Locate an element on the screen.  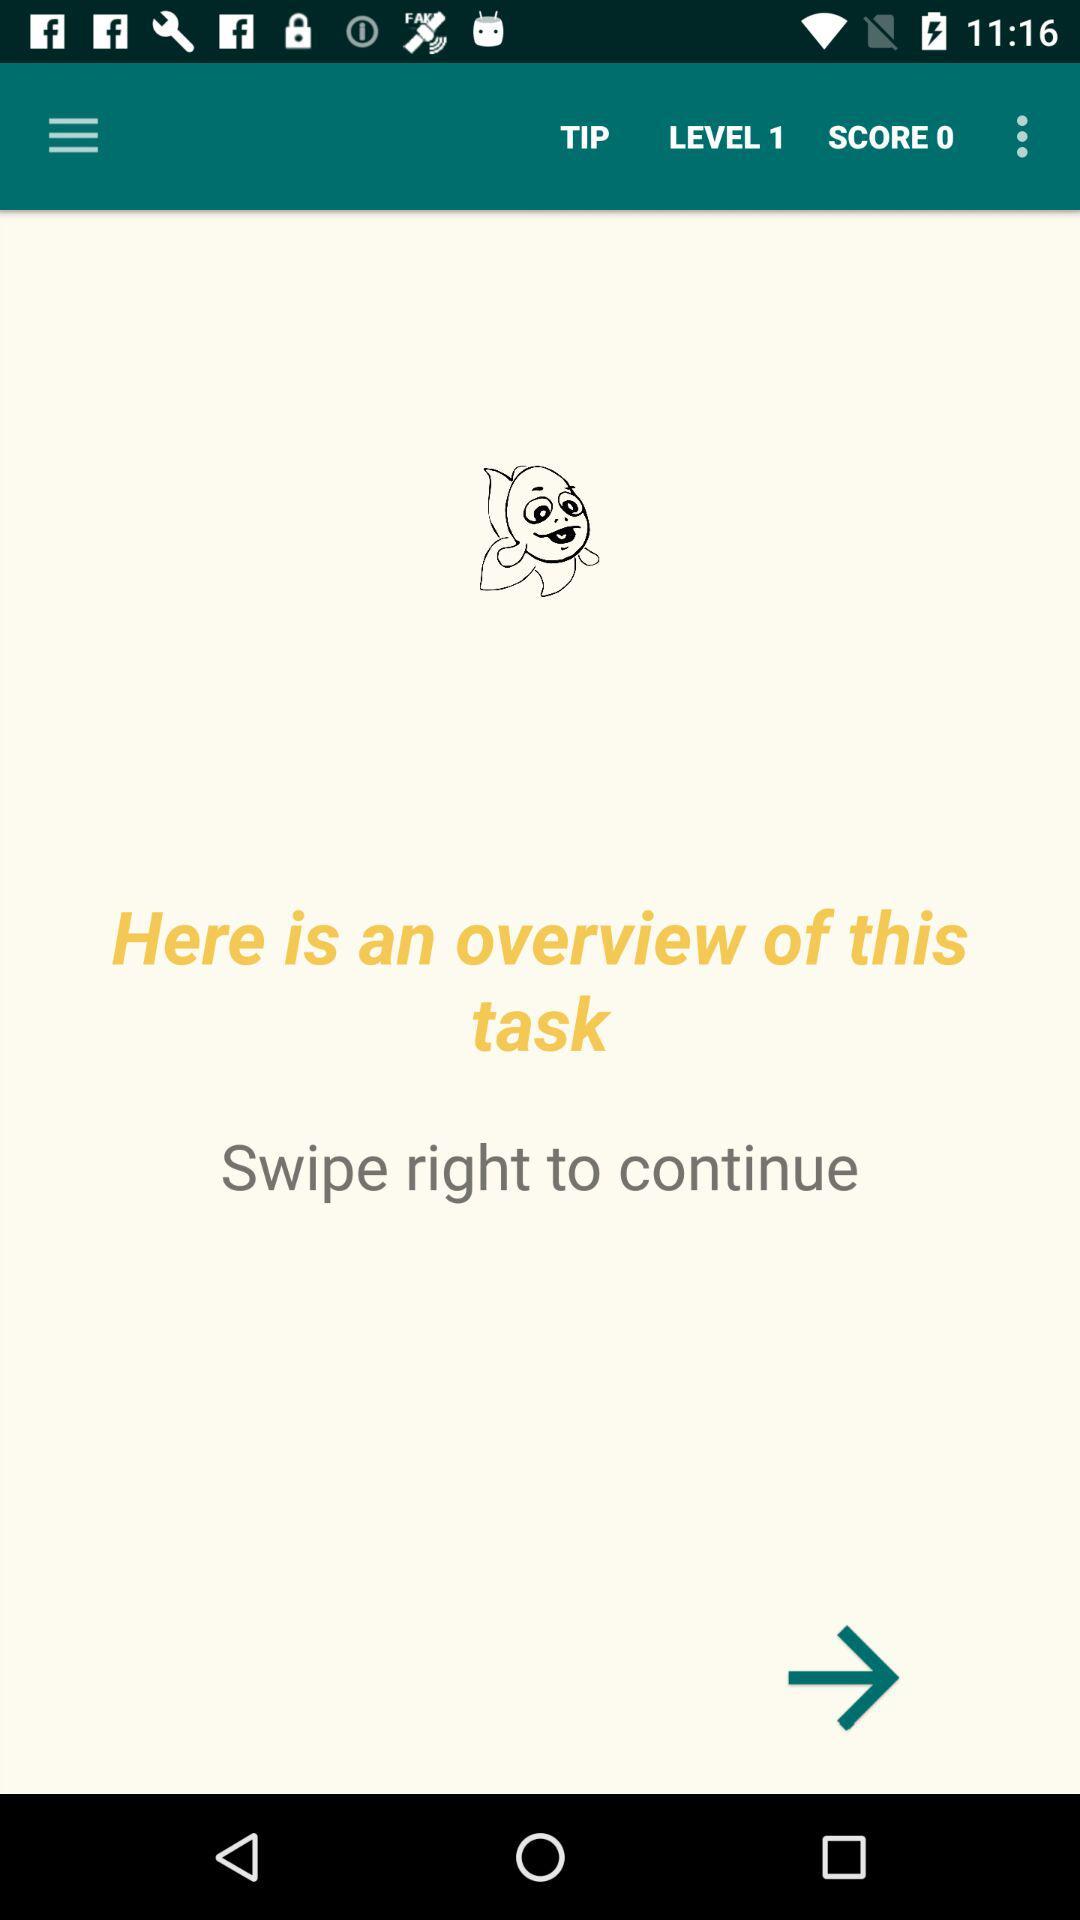
the icon to the right of tip icon is located at coordinates (727, 135).